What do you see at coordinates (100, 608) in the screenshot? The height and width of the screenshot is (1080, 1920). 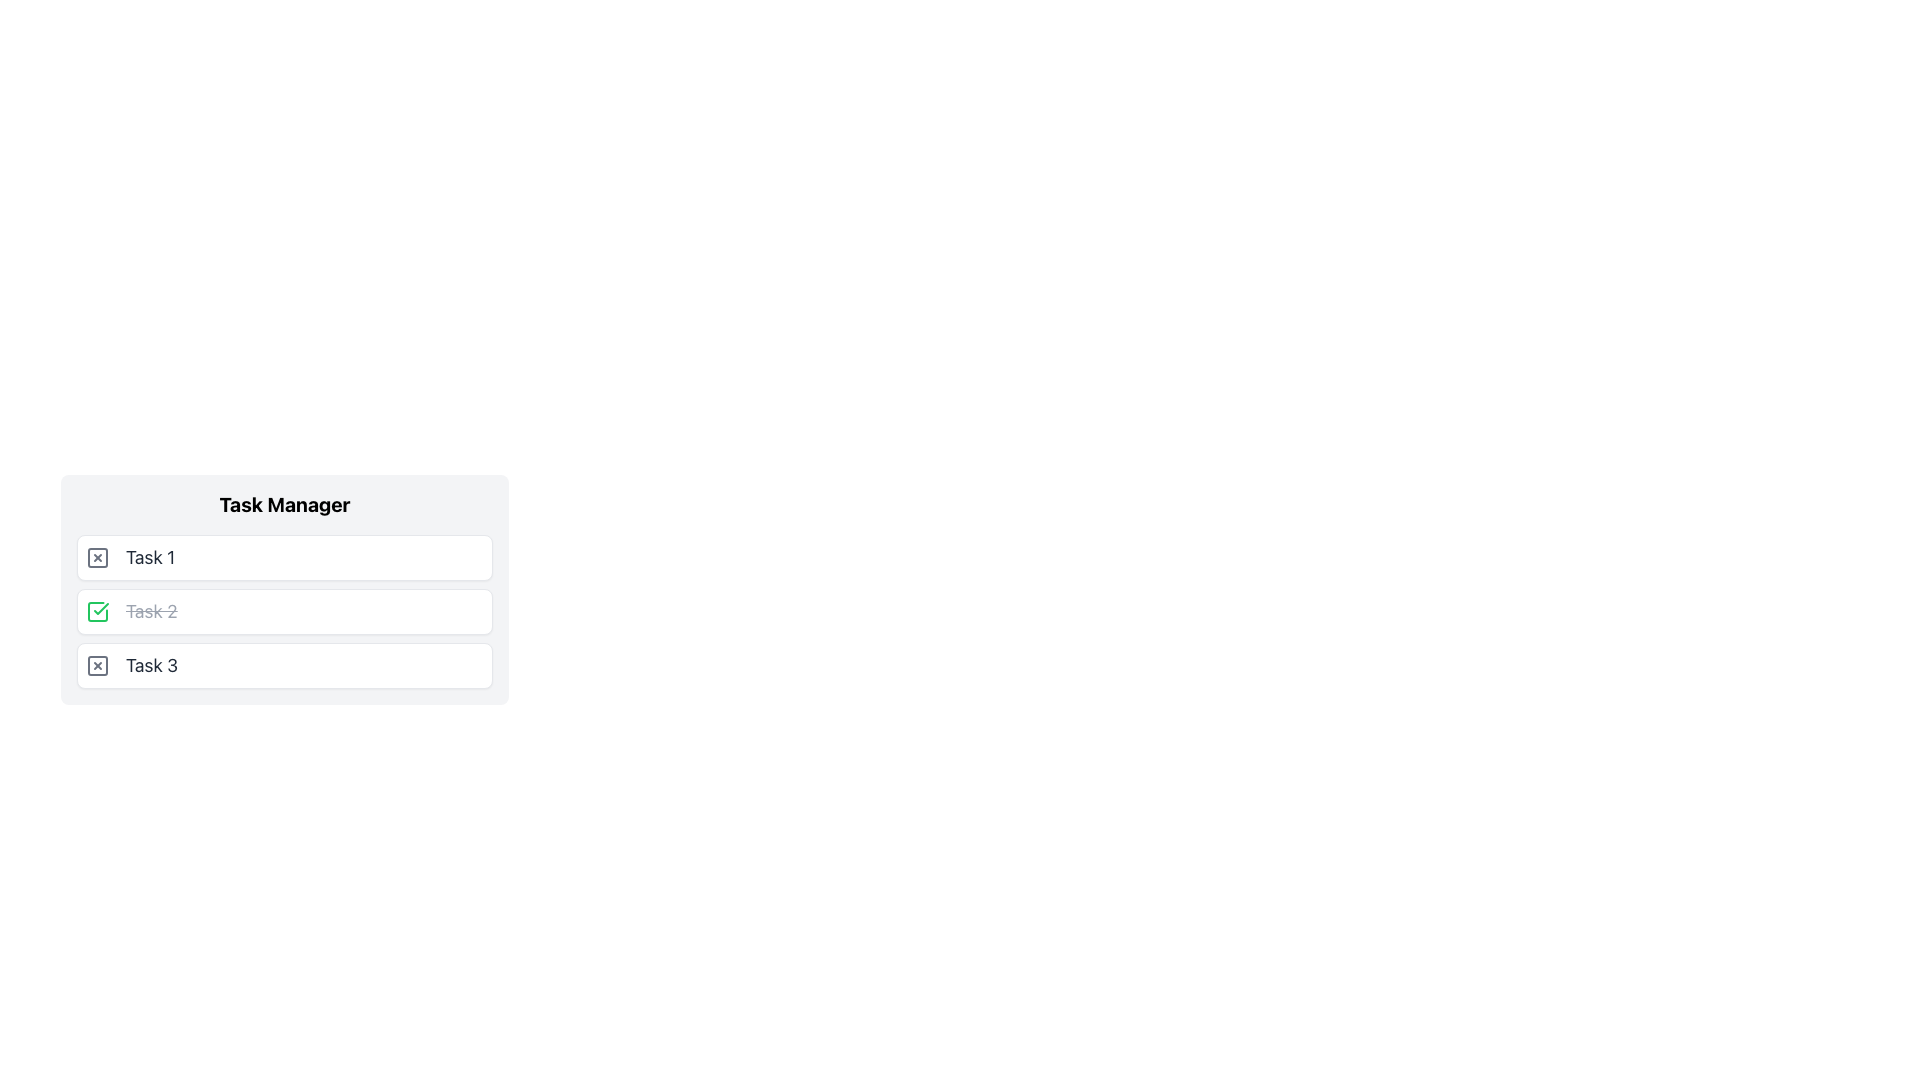 I see `the green checkmark icon located within the second task row of the Task Manager interface` at bounding box center [100, 608].